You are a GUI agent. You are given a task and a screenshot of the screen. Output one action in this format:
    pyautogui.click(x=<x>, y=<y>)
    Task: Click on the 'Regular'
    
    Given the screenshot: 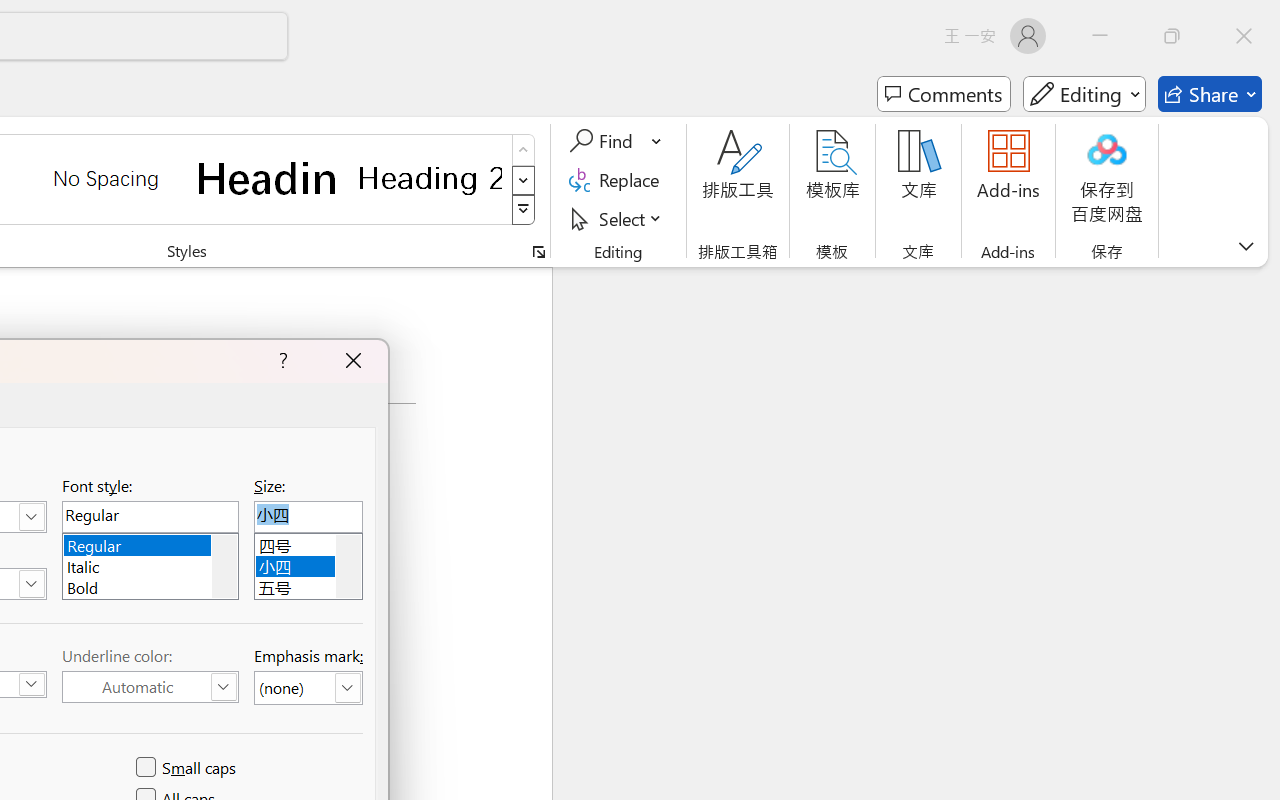 What is the action you would take?
    pyautogui.click(x=149, y=543)
    